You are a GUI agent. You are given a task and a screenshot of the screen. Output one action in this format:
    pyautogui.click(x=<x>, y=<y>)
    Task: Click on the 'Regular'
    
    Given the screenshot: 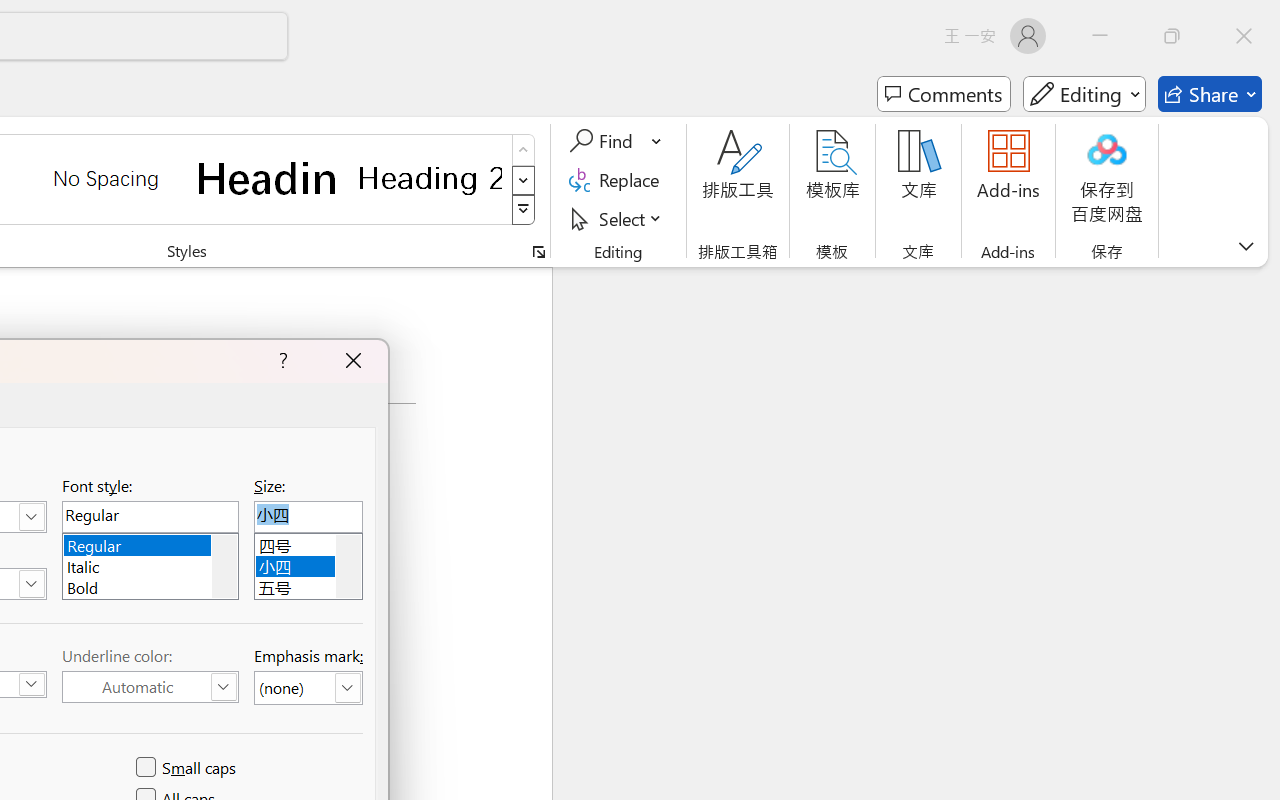 What is the action you would take?
    pyautogui.click(x=149, y=543)
    